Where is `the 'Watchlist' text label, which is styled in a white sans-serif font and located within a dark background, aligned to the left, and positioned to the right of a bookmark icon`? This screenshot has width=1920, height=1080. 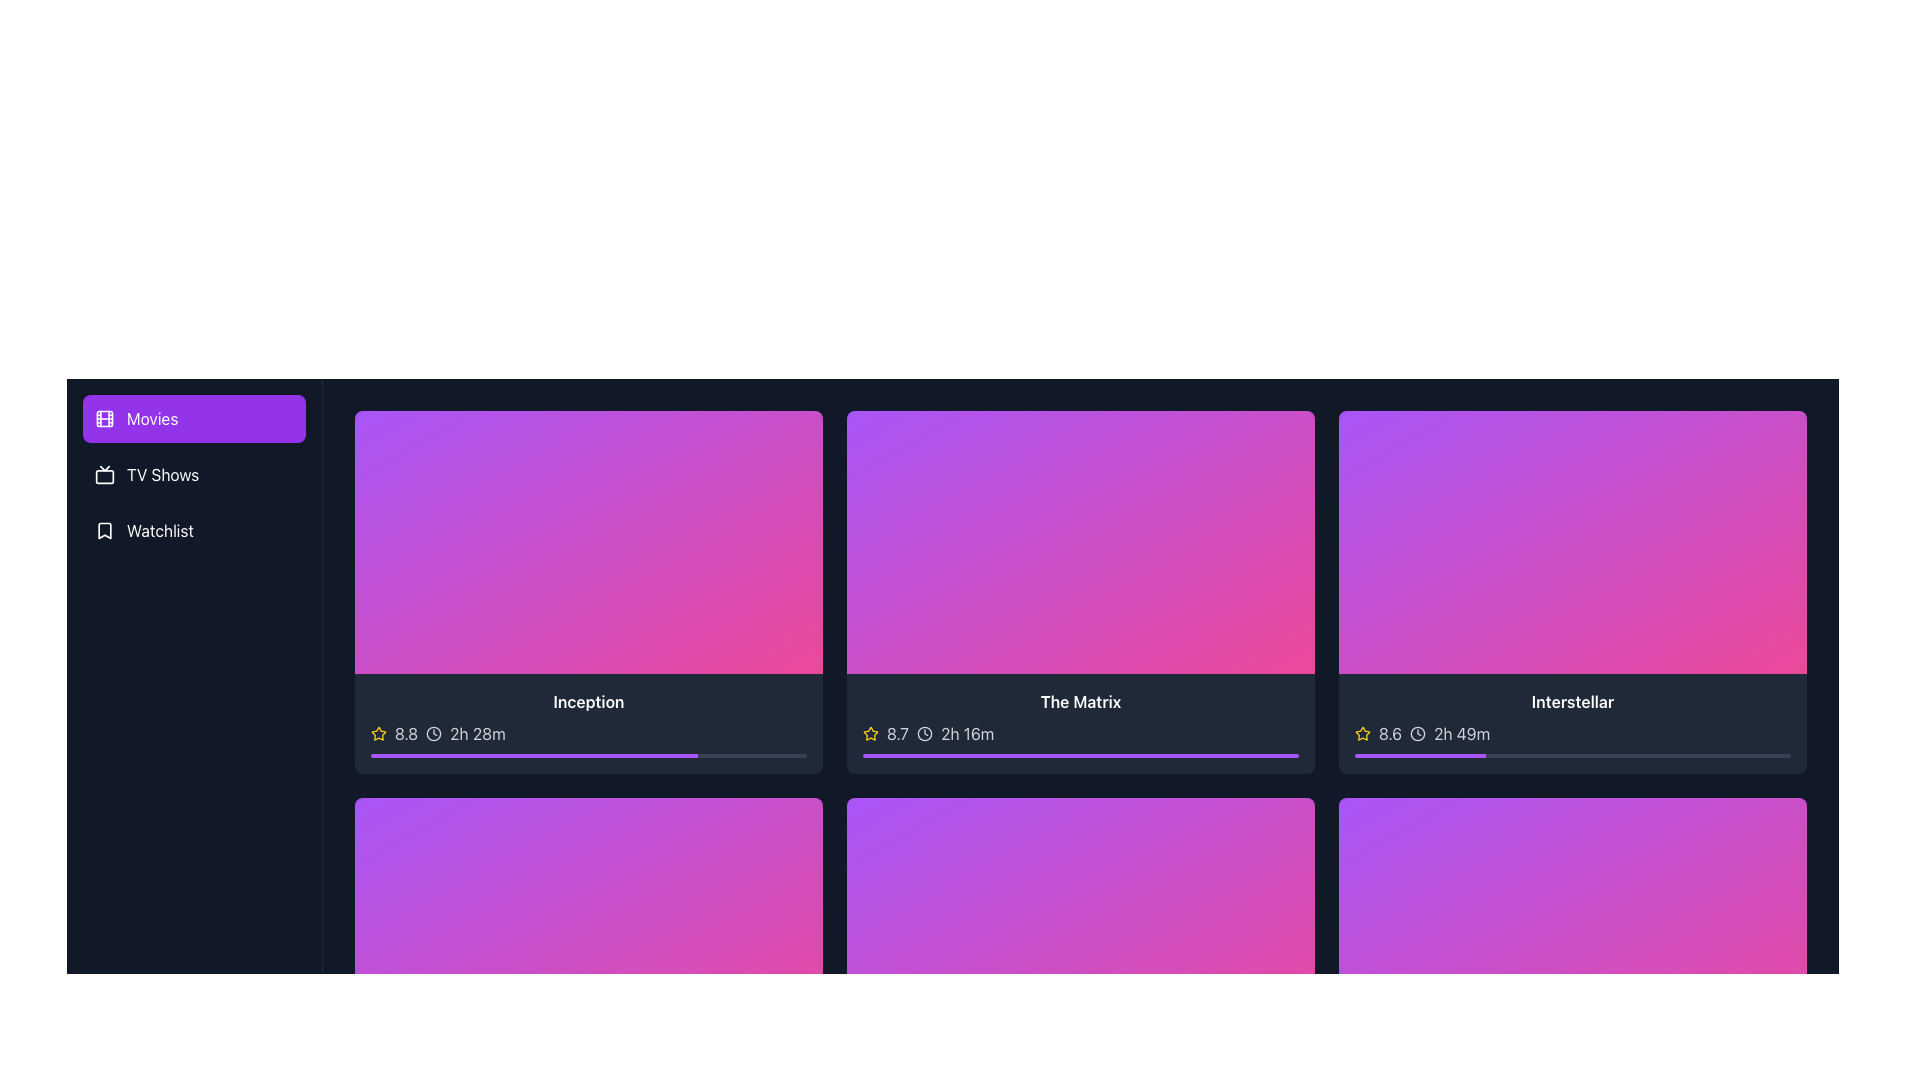
the 'Watchlist' text label, which is styled in a white sans-serif font and located within a dark background, aligned to the left, and positioned to the right of a bookmark icon is located at coordinates (160, 530).